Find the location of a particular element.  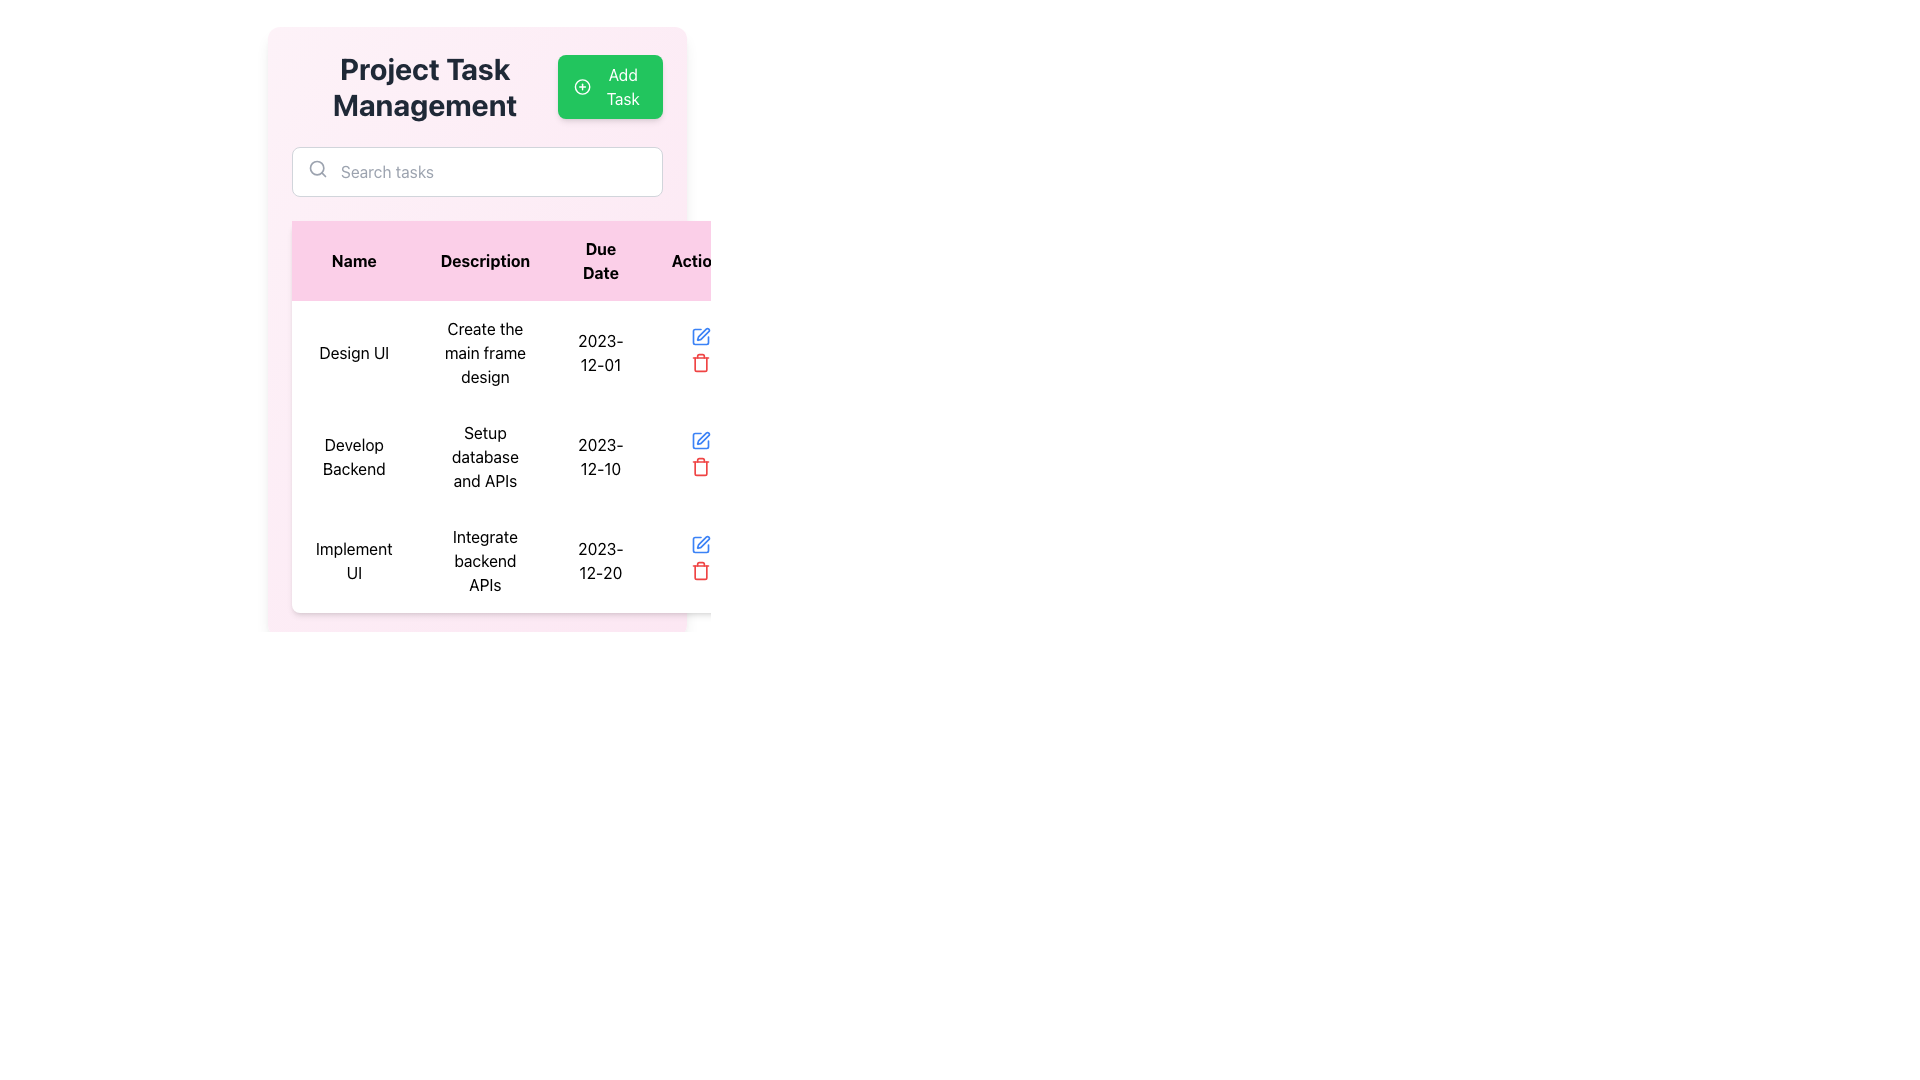

the Text Label indicating the task name 'Design UI', located in the first column of the first row of the table under the 'Name' header is located at coordinates (354, 352).